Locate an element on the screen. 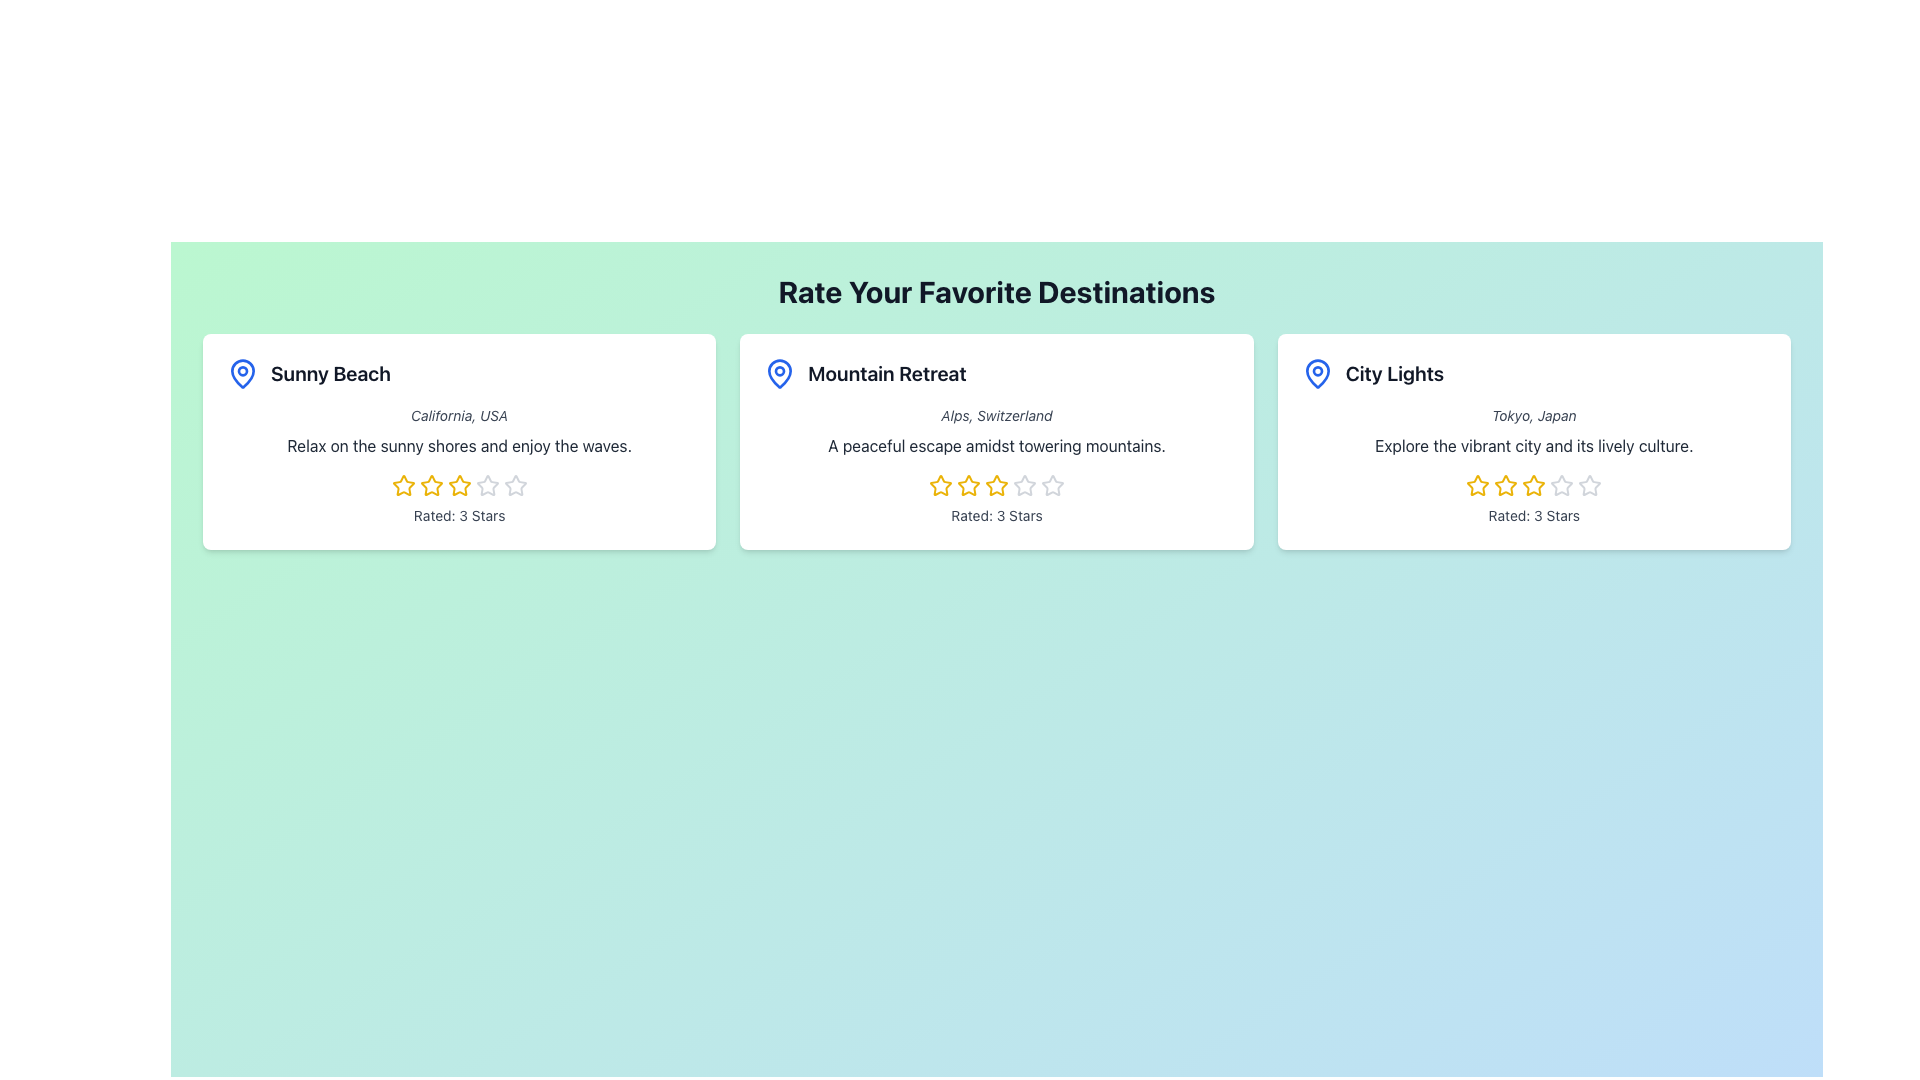 This screenshot has height=1080, width=1920. the fourth star icon used for rating the 'Sunny Beach' destination to trigger a preview effect is located at coordinates (487, 485).